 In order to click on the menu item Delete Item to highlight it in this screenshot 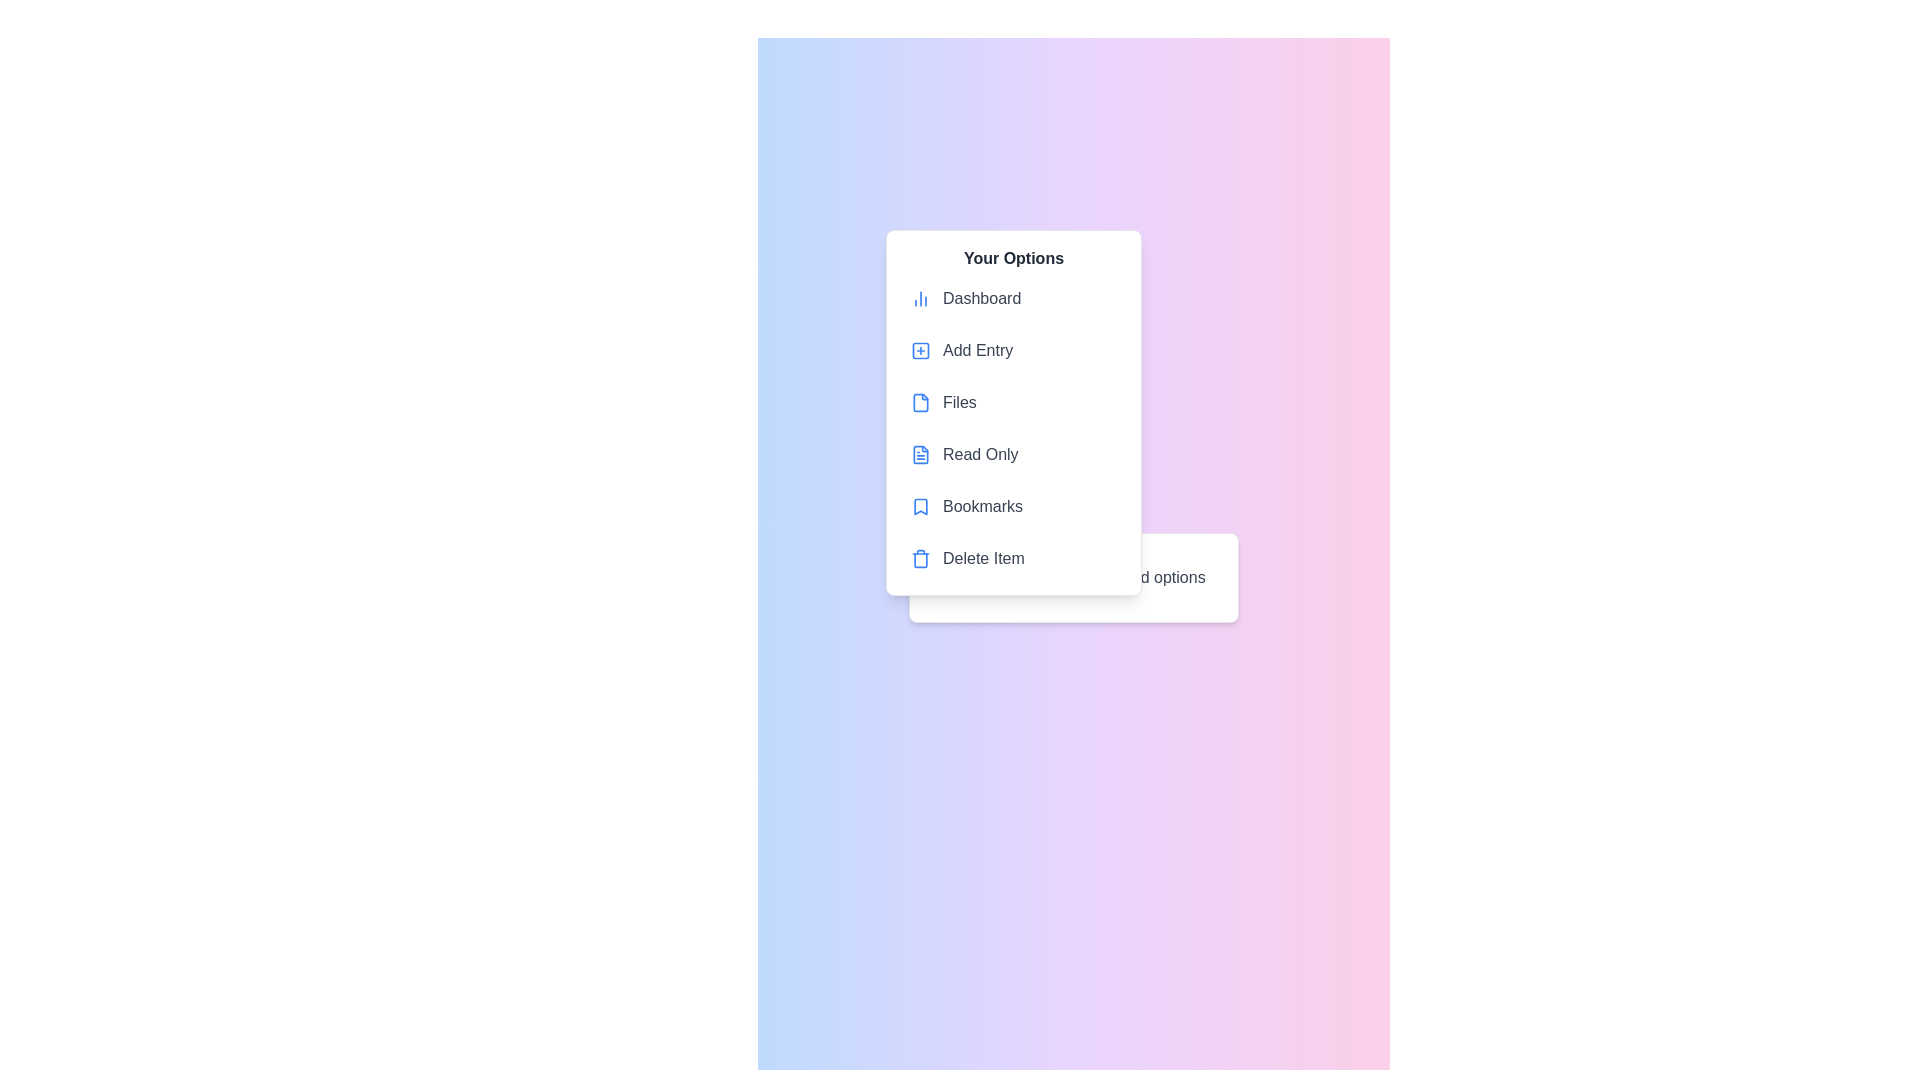, I will do `click(1013, 559)`.